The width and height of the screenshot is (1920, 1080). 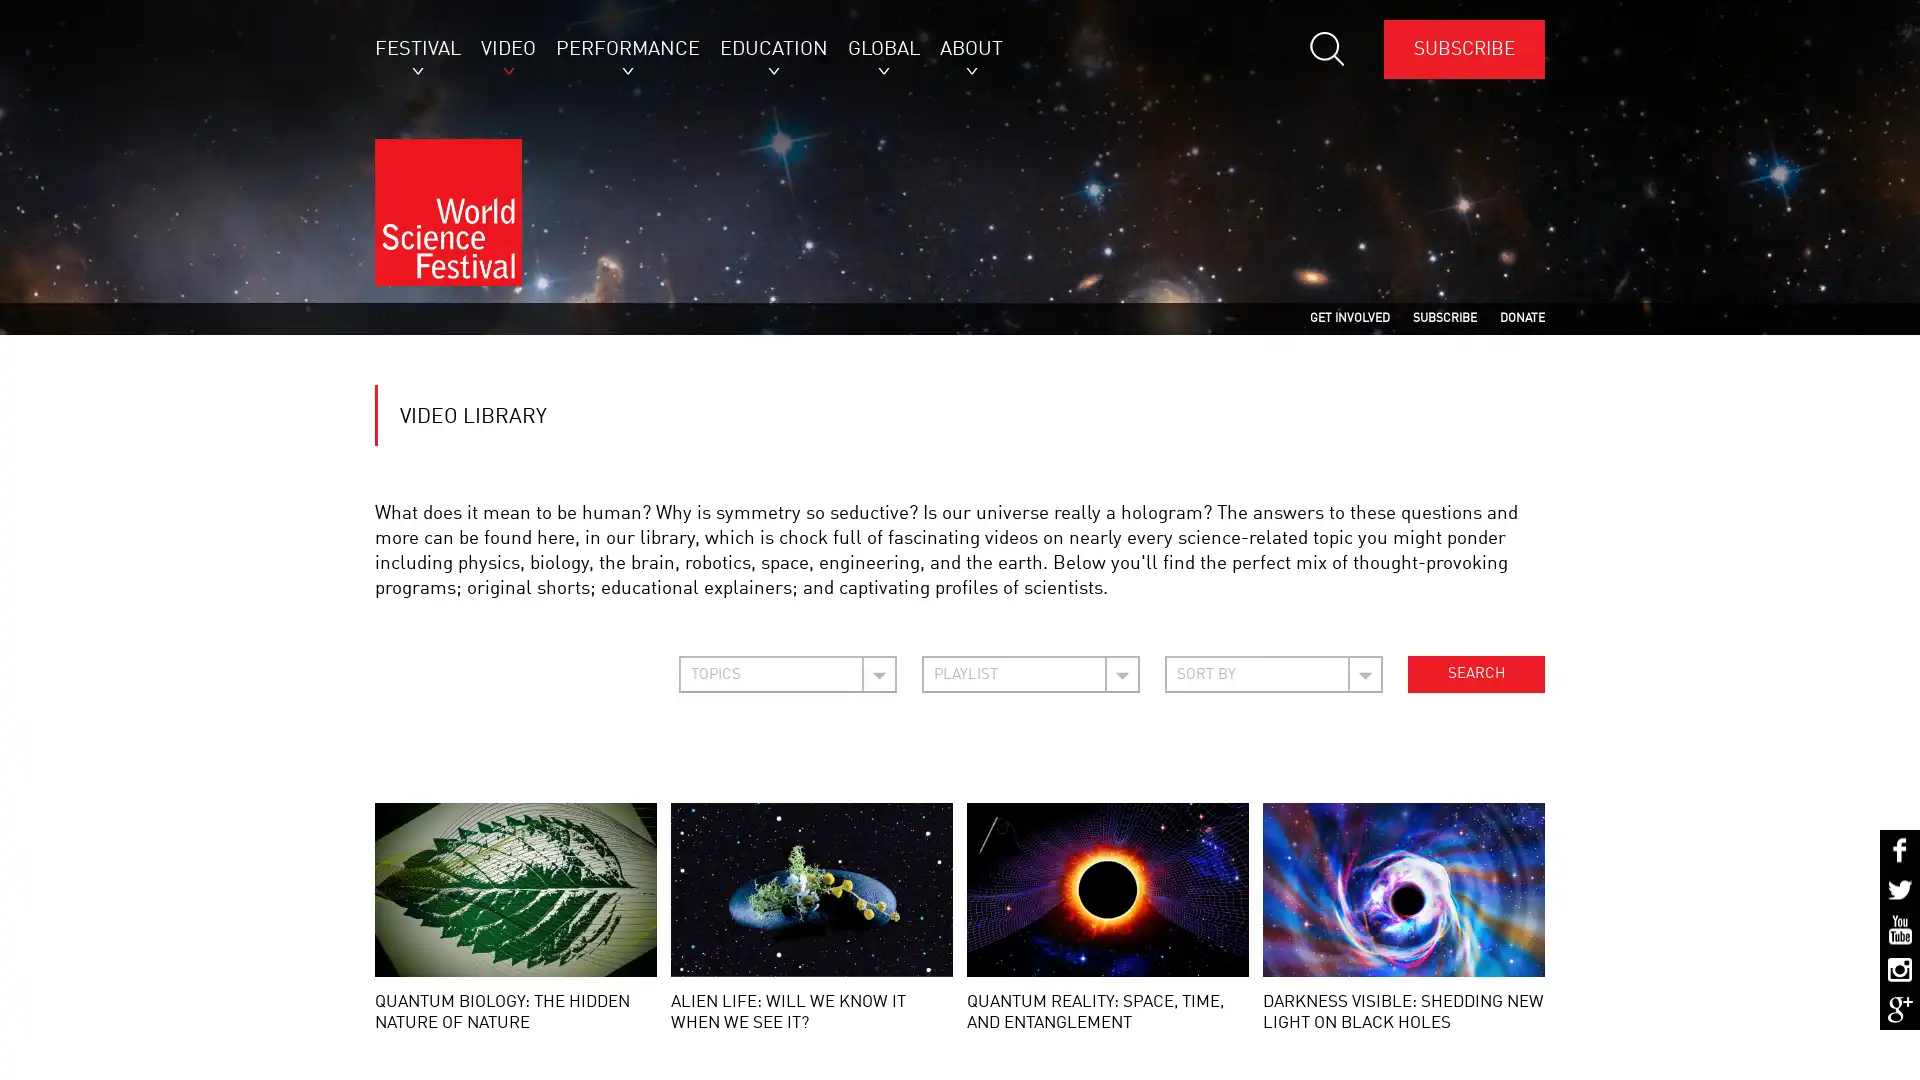 What do you see at coordinates (1476, 692) in the screenshot?
I see `Search` at bounding box center [1476, 692].